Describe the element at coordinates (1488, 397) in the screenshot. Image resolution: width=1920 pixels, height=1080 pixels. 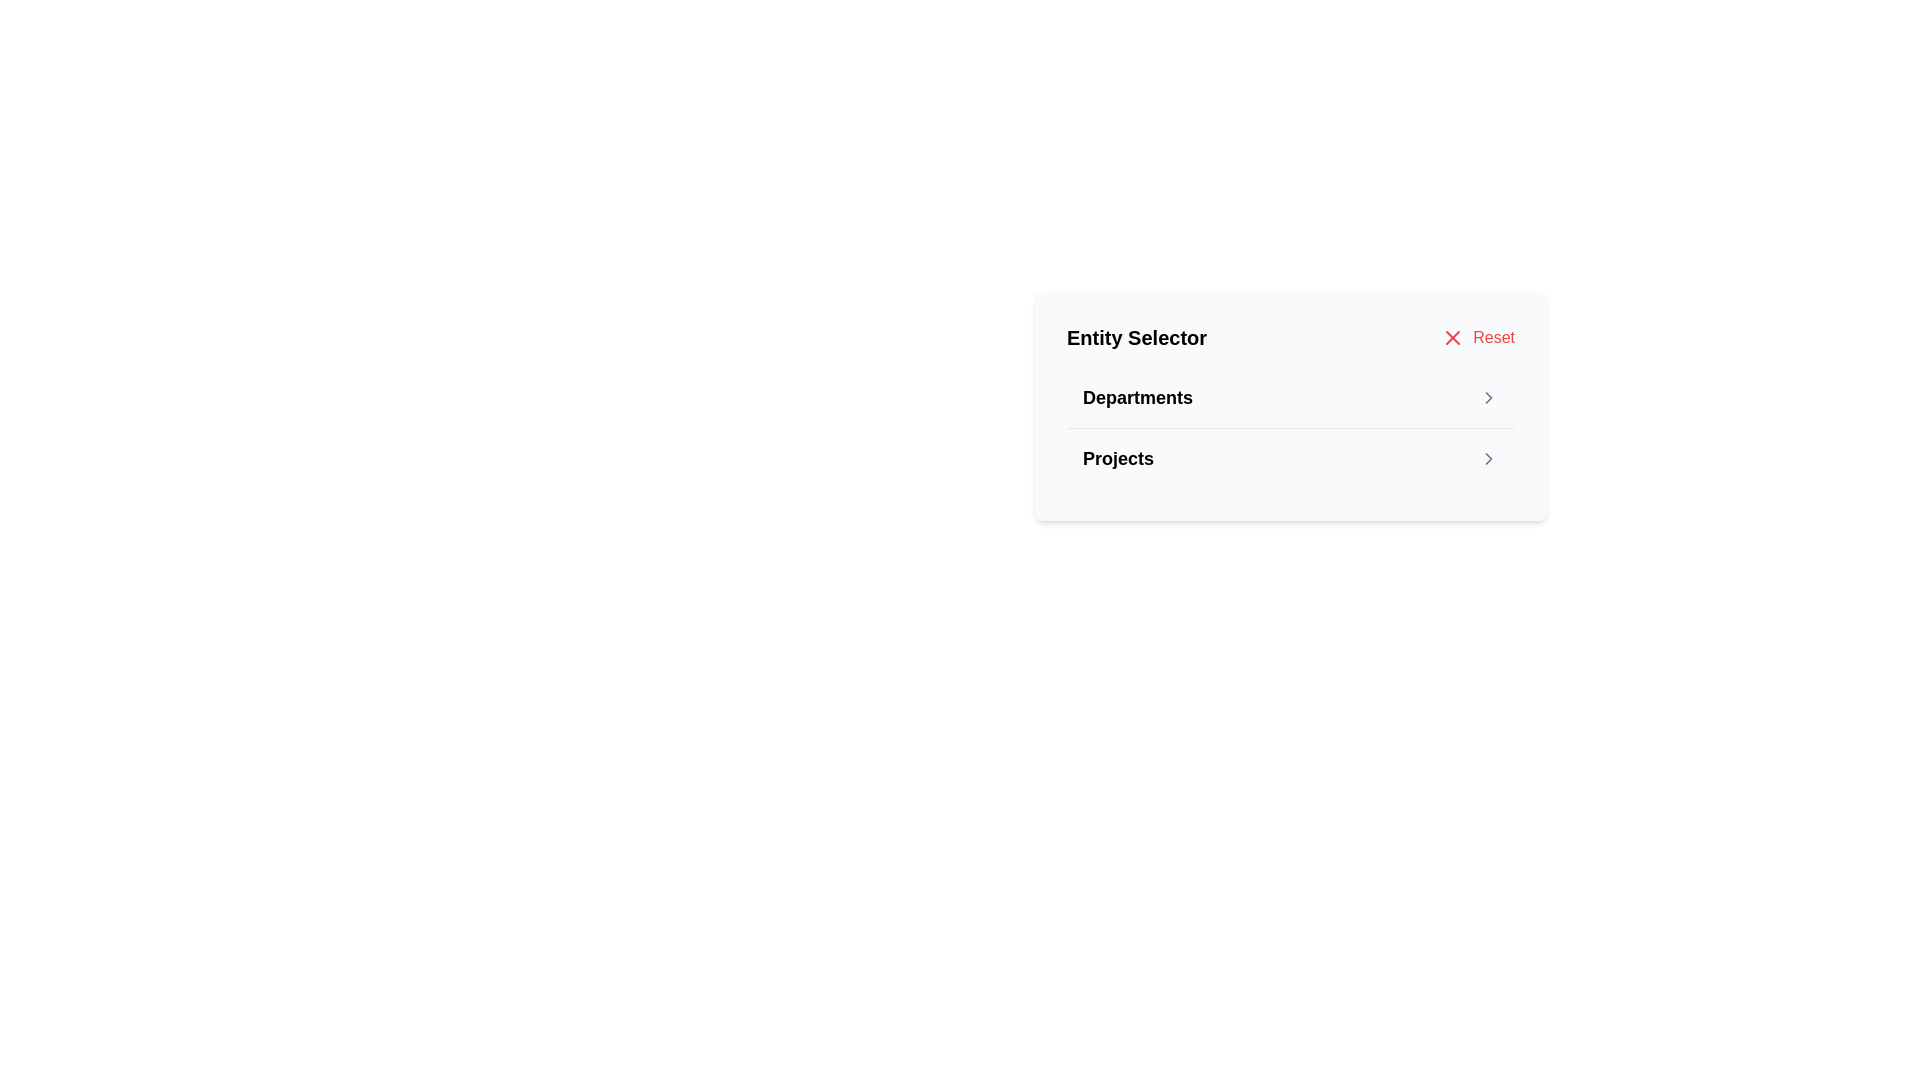
I see `the right-pointing chevron icon located at the rightmost end of the 'Departments' entry in the 'Entity Selector' menu` at that location.